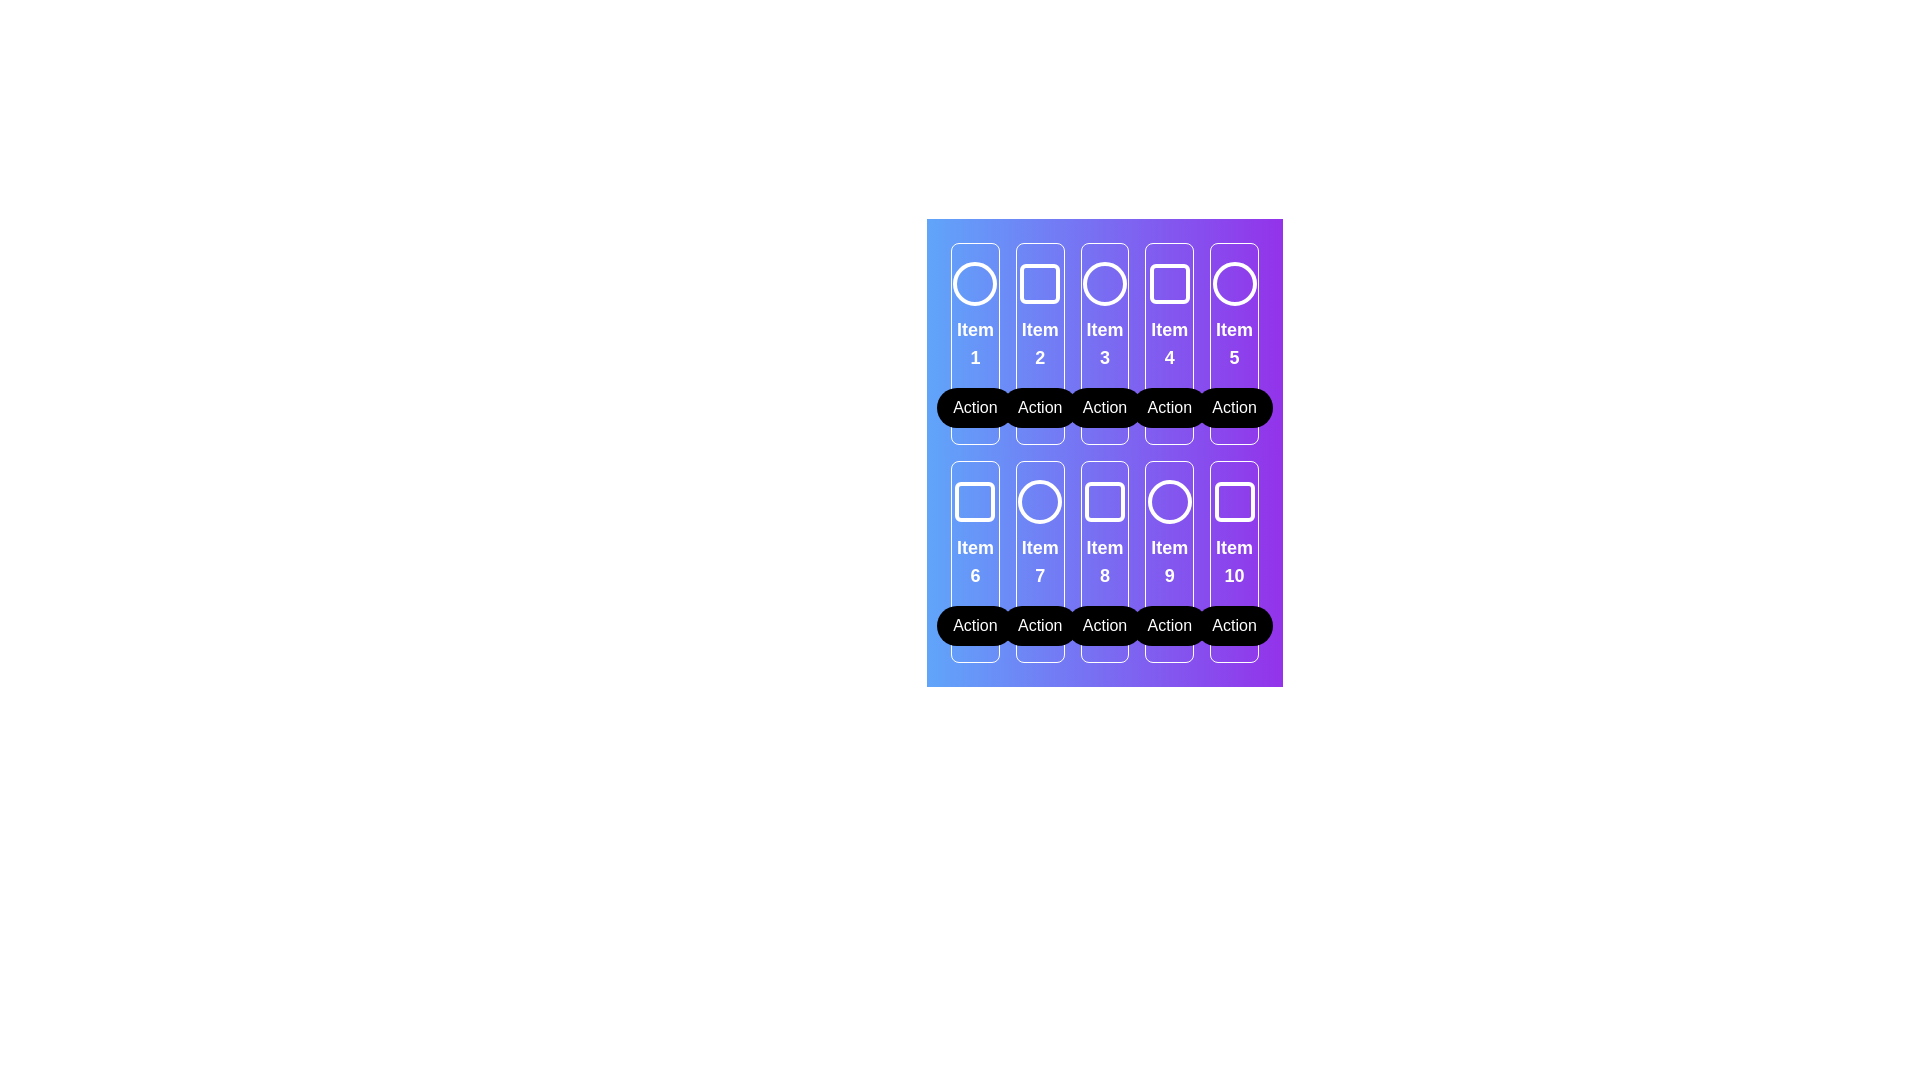 Image resolution: width=1920 pixels, height=1080 pixels. What do you see at coordinates (1103, 342) in the screenshot?
I see `the Text Label displaying 'Item 3', which is centrally positioned in the first row and third column of the grid layout, styled with a bold font on a dark background` at bounding box center [1103, 342].